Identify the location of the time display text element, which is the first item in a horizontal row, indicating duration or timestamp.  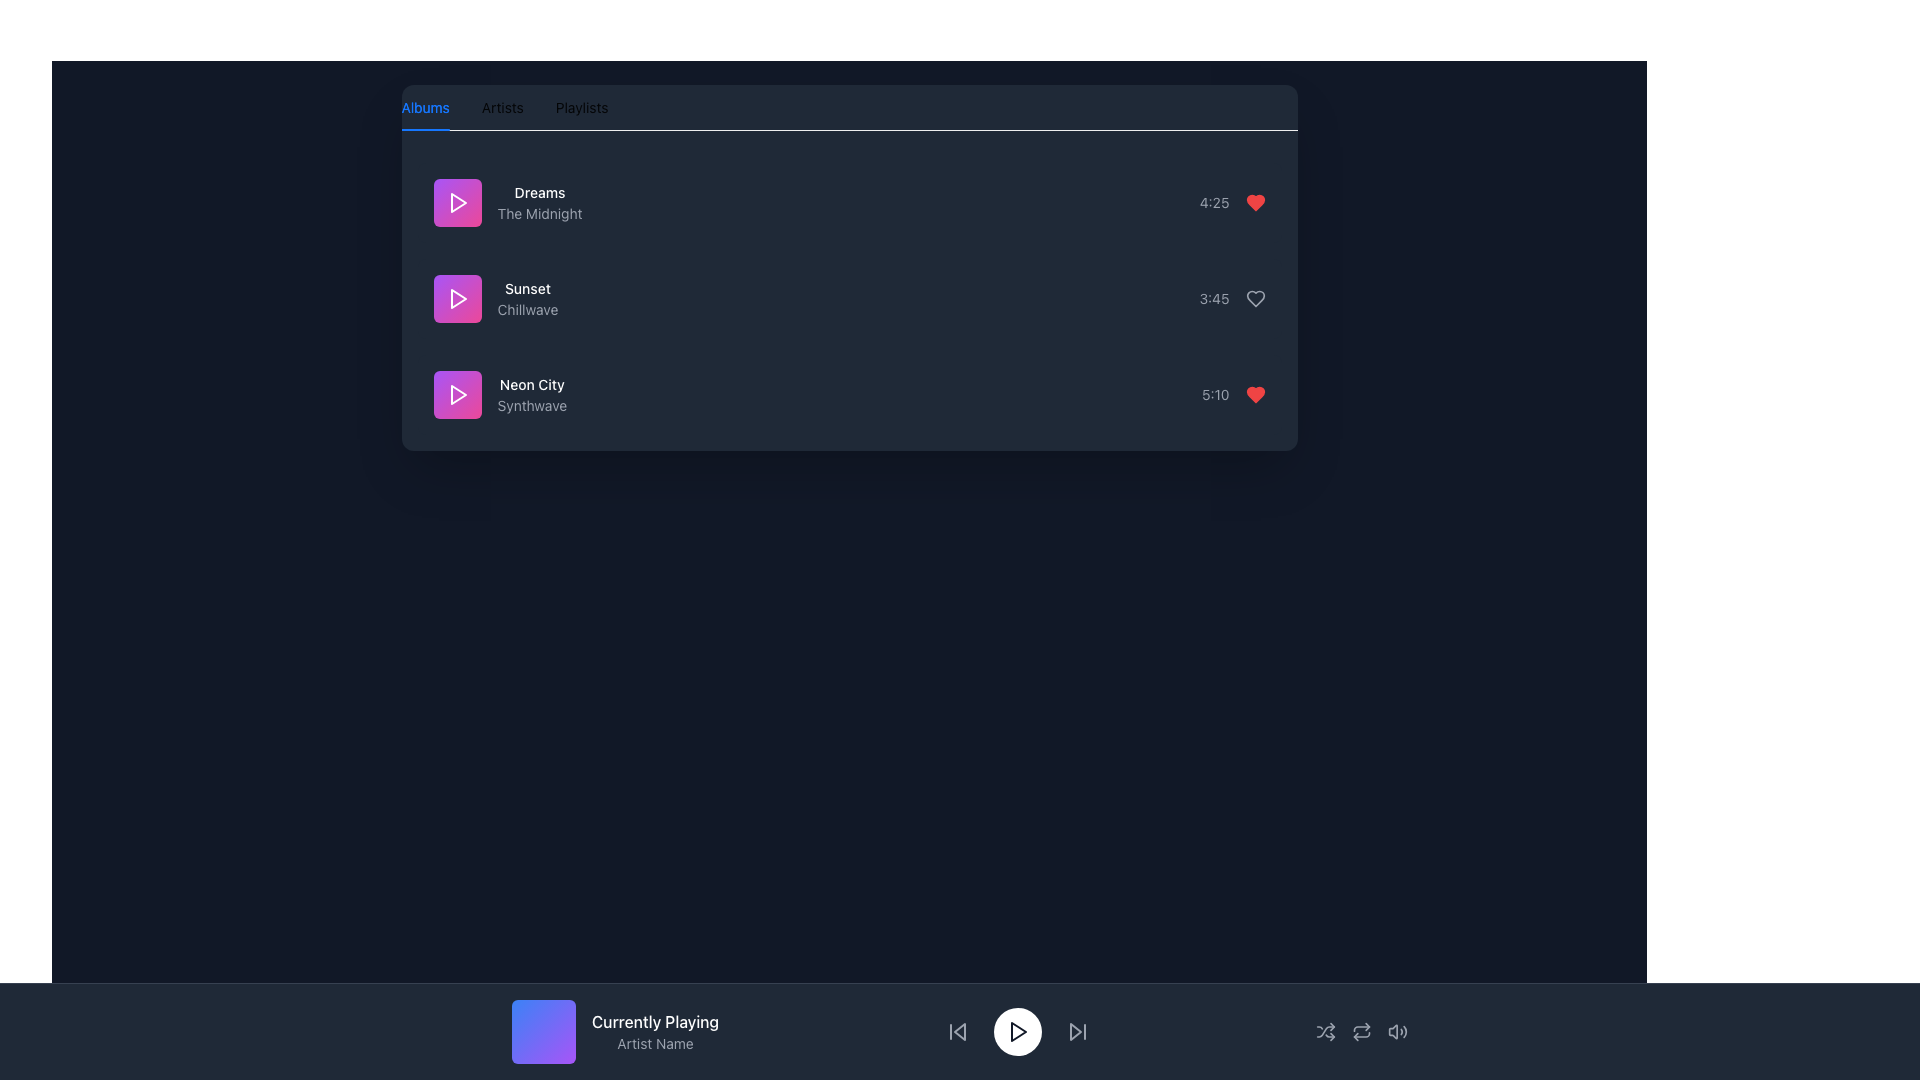
(1214, 394).